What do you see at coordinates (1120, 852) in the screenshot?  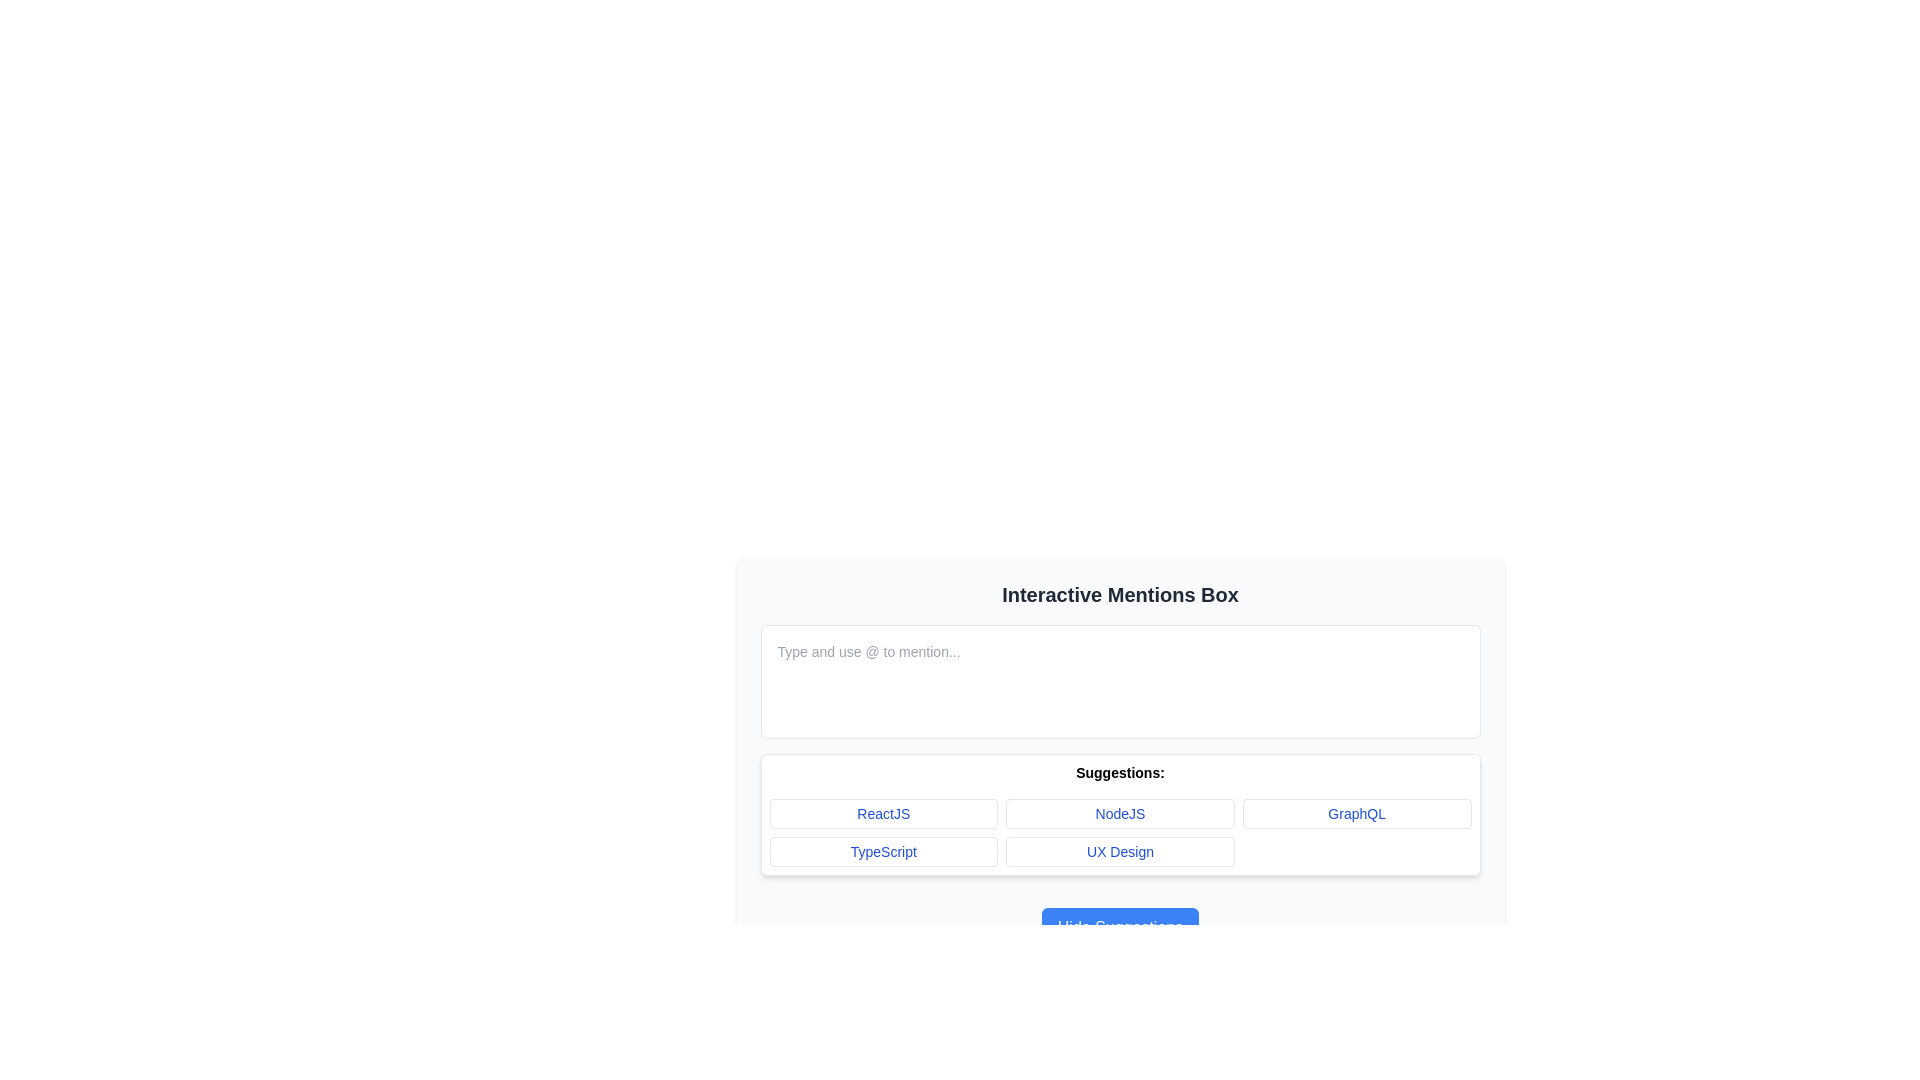 I see `the button labeled 'UX Design', which is a rectangular button with a blue text label and is located in the second row, second column of a 3x2 grid layout under 'Suggestions'` at bounding box center [1120, 852].